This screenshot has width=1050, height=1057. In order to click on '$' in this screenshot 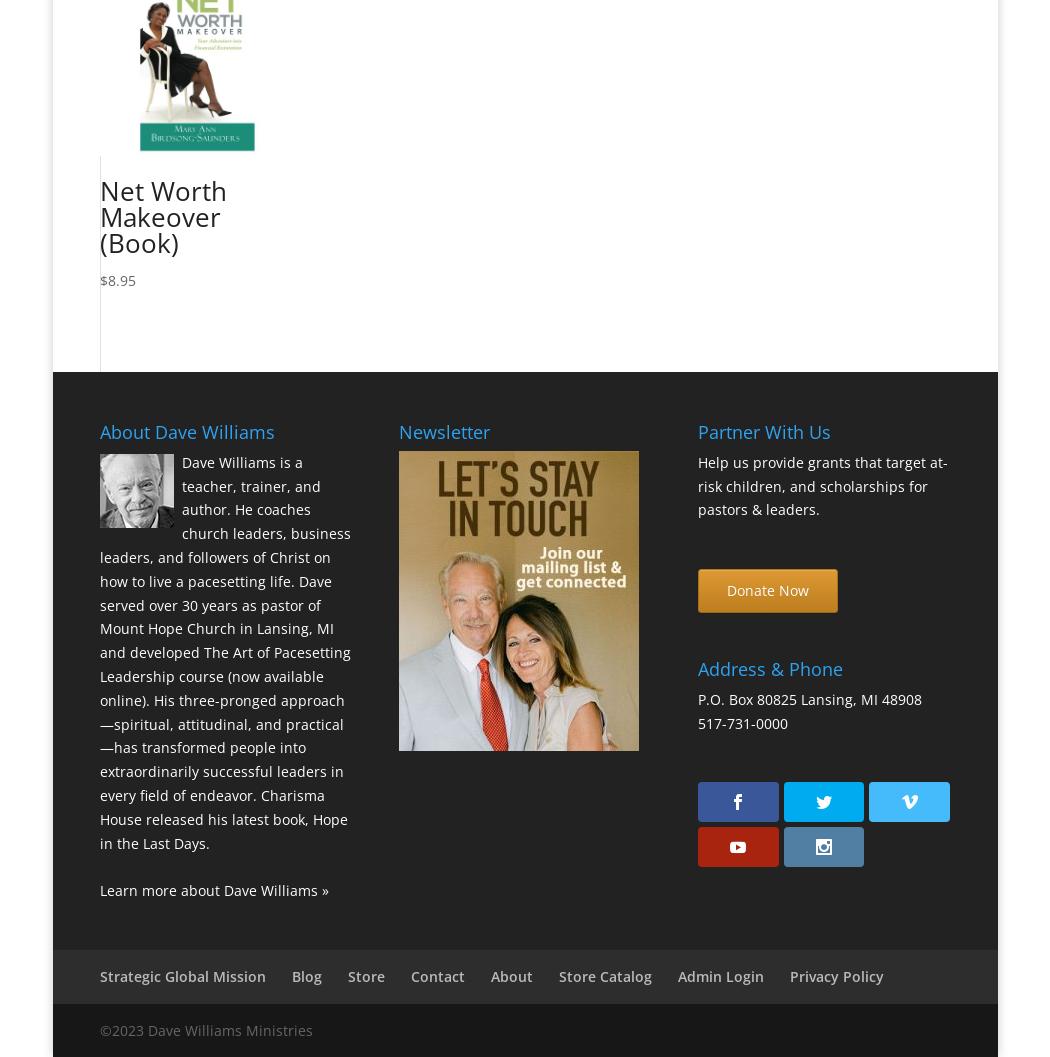, I will do `click(103, 279)`.